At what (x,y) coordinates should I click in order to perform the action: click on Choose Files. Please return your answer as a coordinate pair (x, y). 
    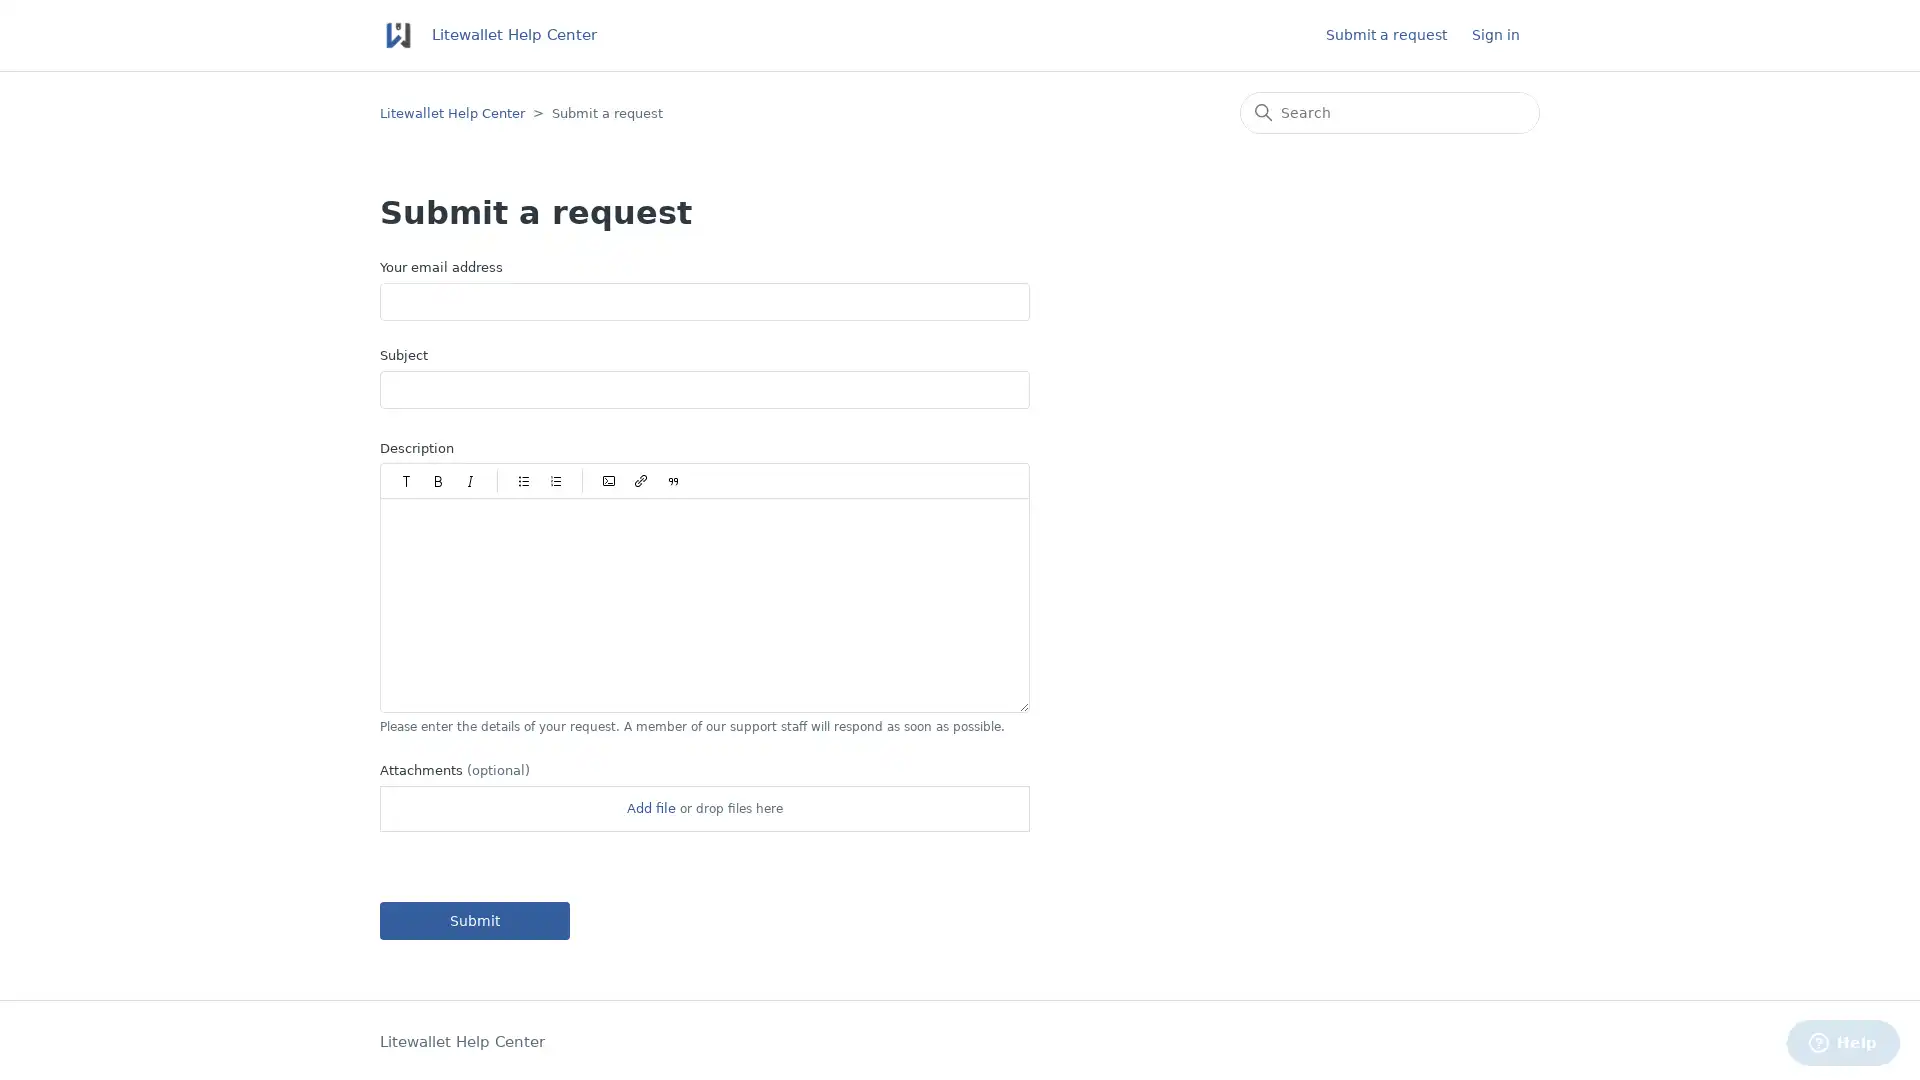
    Looking at the image, I should click on (443, 806).